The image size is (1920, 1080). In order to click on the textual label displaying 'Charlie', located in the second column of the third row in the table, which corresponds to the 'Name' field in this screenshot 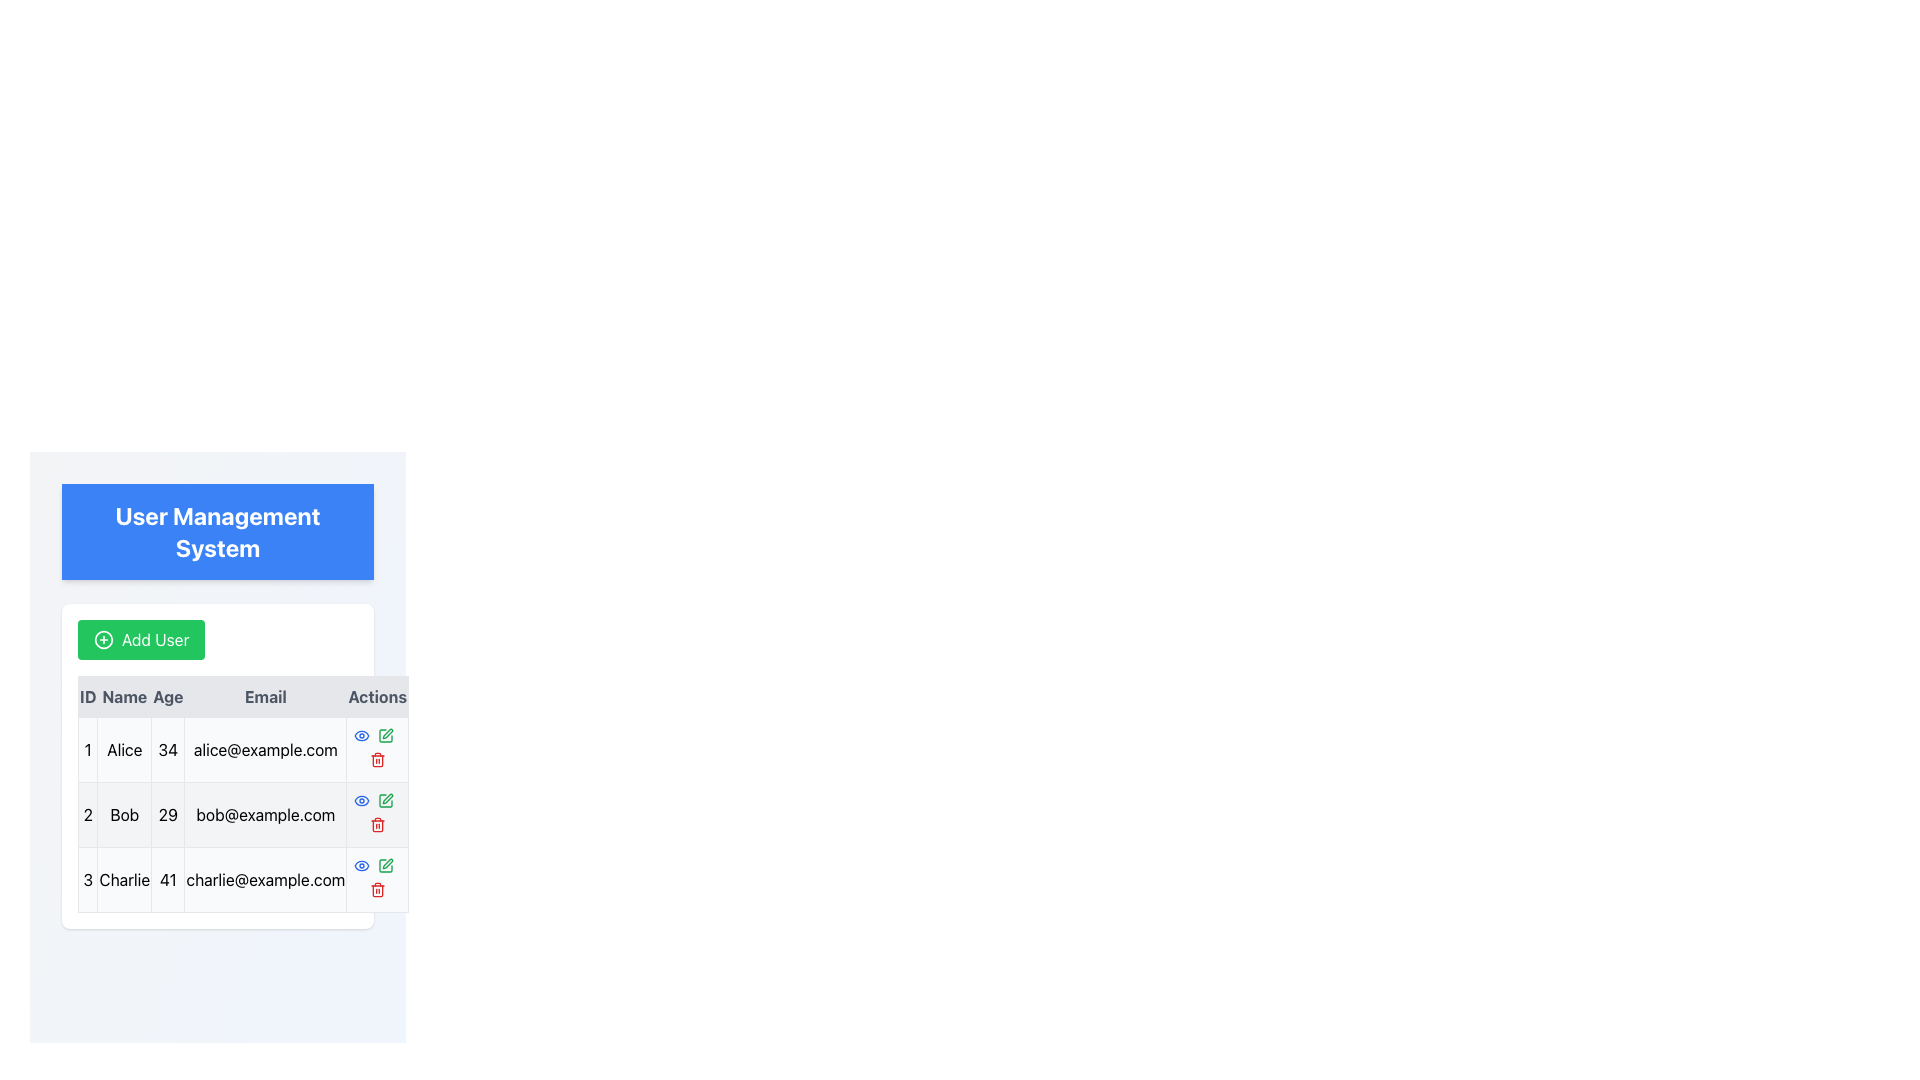, I will do `click(123, 878)`.